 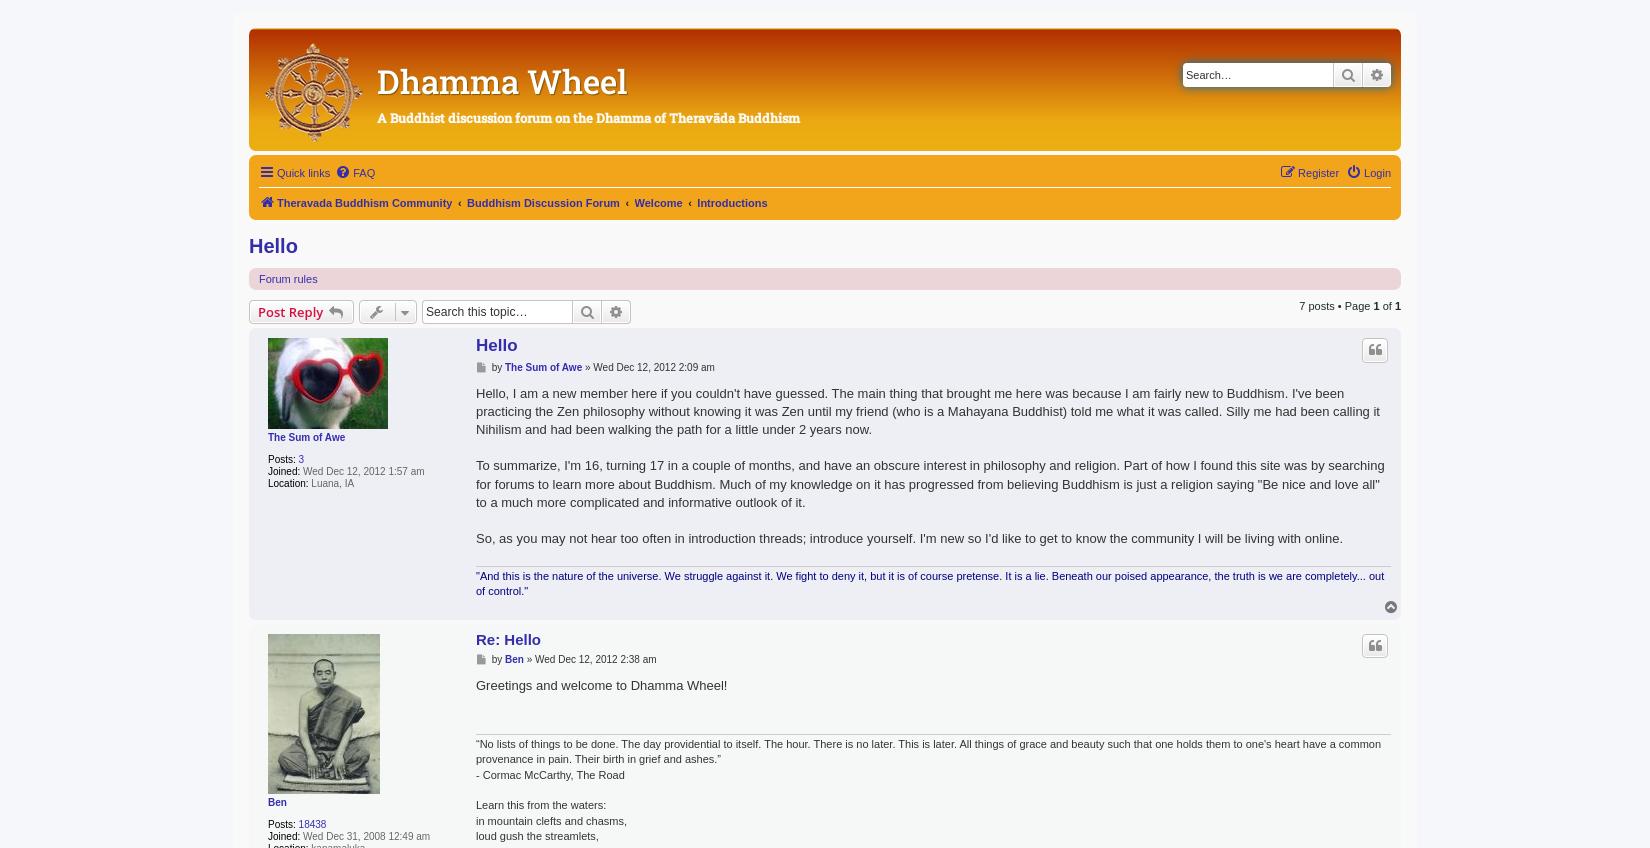 I want to click on 'Dhamma Wheel', so click(x=377, y=80).